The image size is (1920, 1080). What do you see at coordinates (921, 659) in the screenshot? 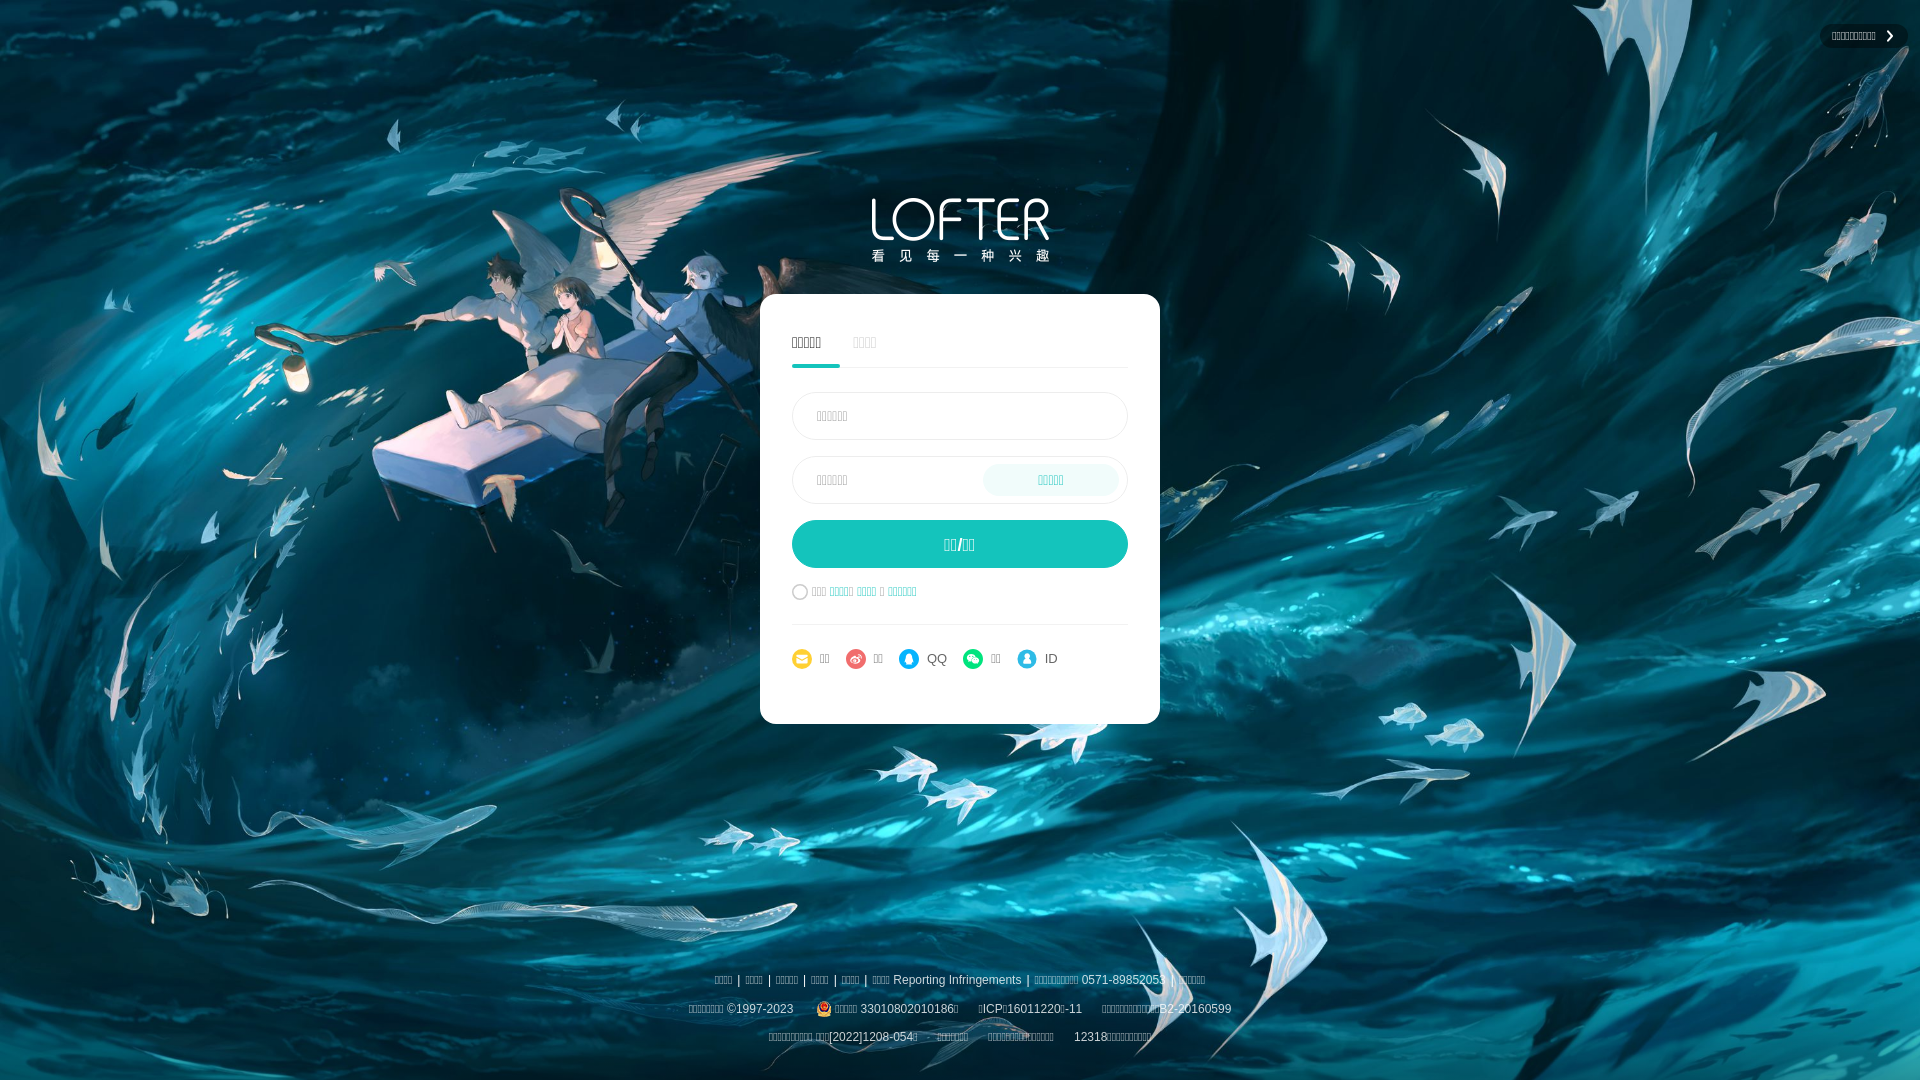
I see `'QQ'` at bounding box center [921, 659].